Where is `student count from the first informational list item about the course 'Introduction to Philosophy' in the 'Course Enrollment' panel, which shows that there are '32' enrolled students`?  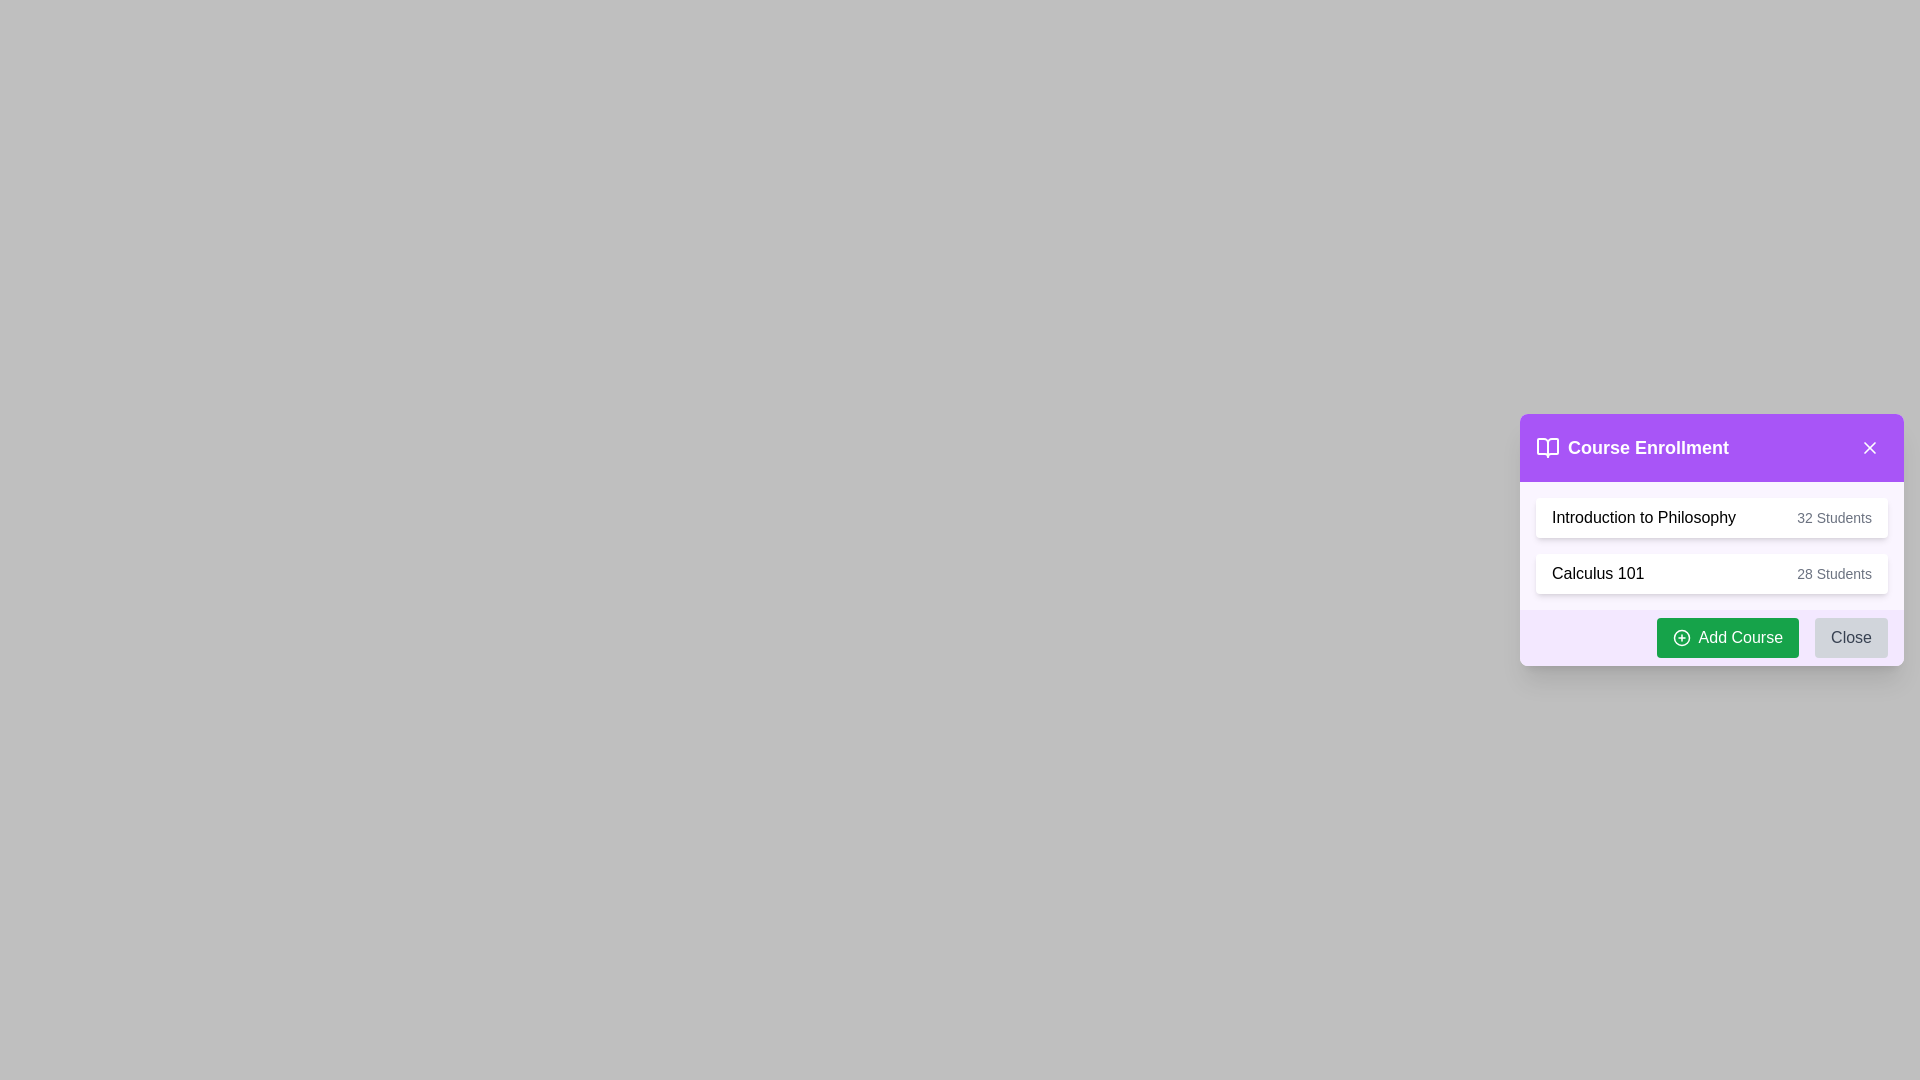
student count from the first informational list item about the course 'Introduction to Philosophy' in the 'Course Enrollment' panel, which shows that there are '32' enrolled students is located at coordinates (1711, 516).